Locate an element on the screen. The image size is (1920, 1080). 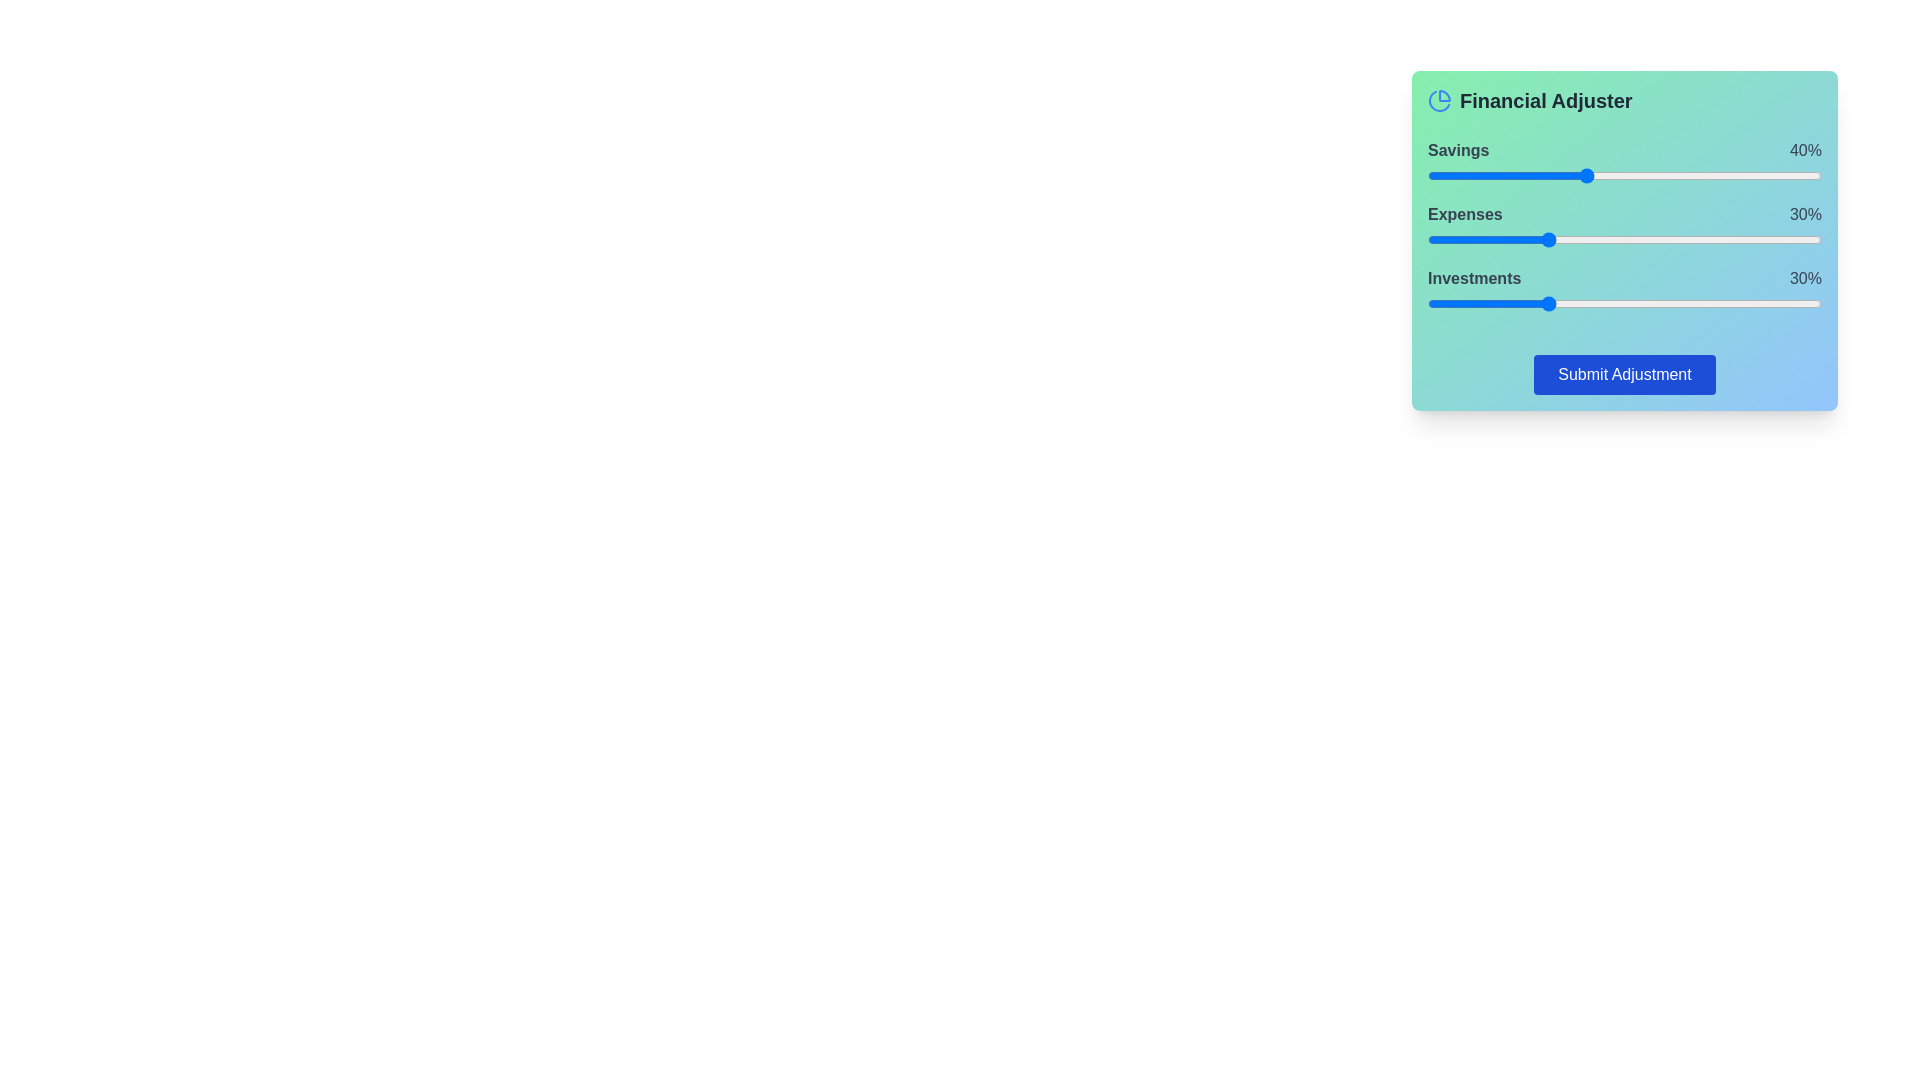
the savings slider to set the percentage to 4 is located at coordinates (1443, 175).